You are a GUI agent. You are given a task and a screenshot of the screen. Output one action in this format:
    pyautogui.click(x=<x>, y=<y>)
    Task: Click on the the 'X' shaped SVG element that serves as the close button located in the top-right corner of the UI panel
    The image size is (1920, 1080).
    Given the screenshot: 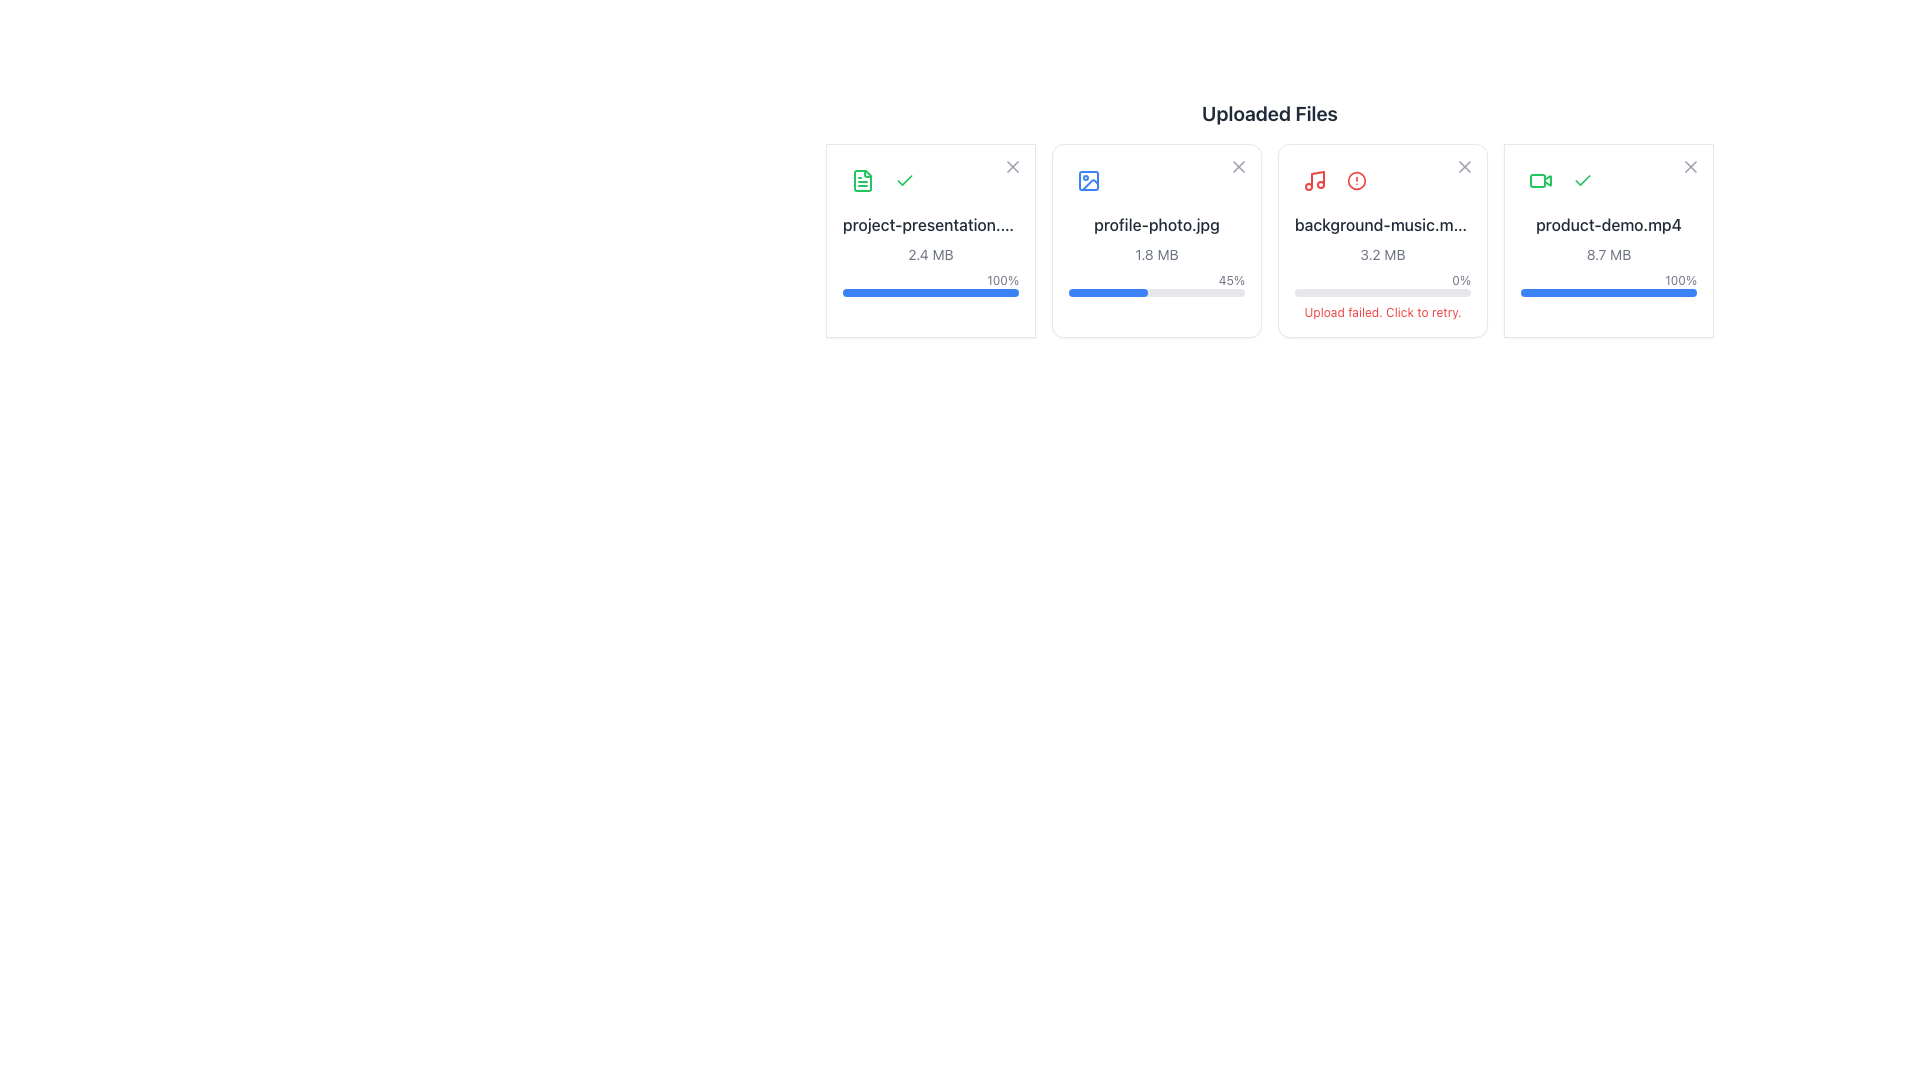 What is the action you would take?
    pyautogui.click(x=1689, y=165)
    